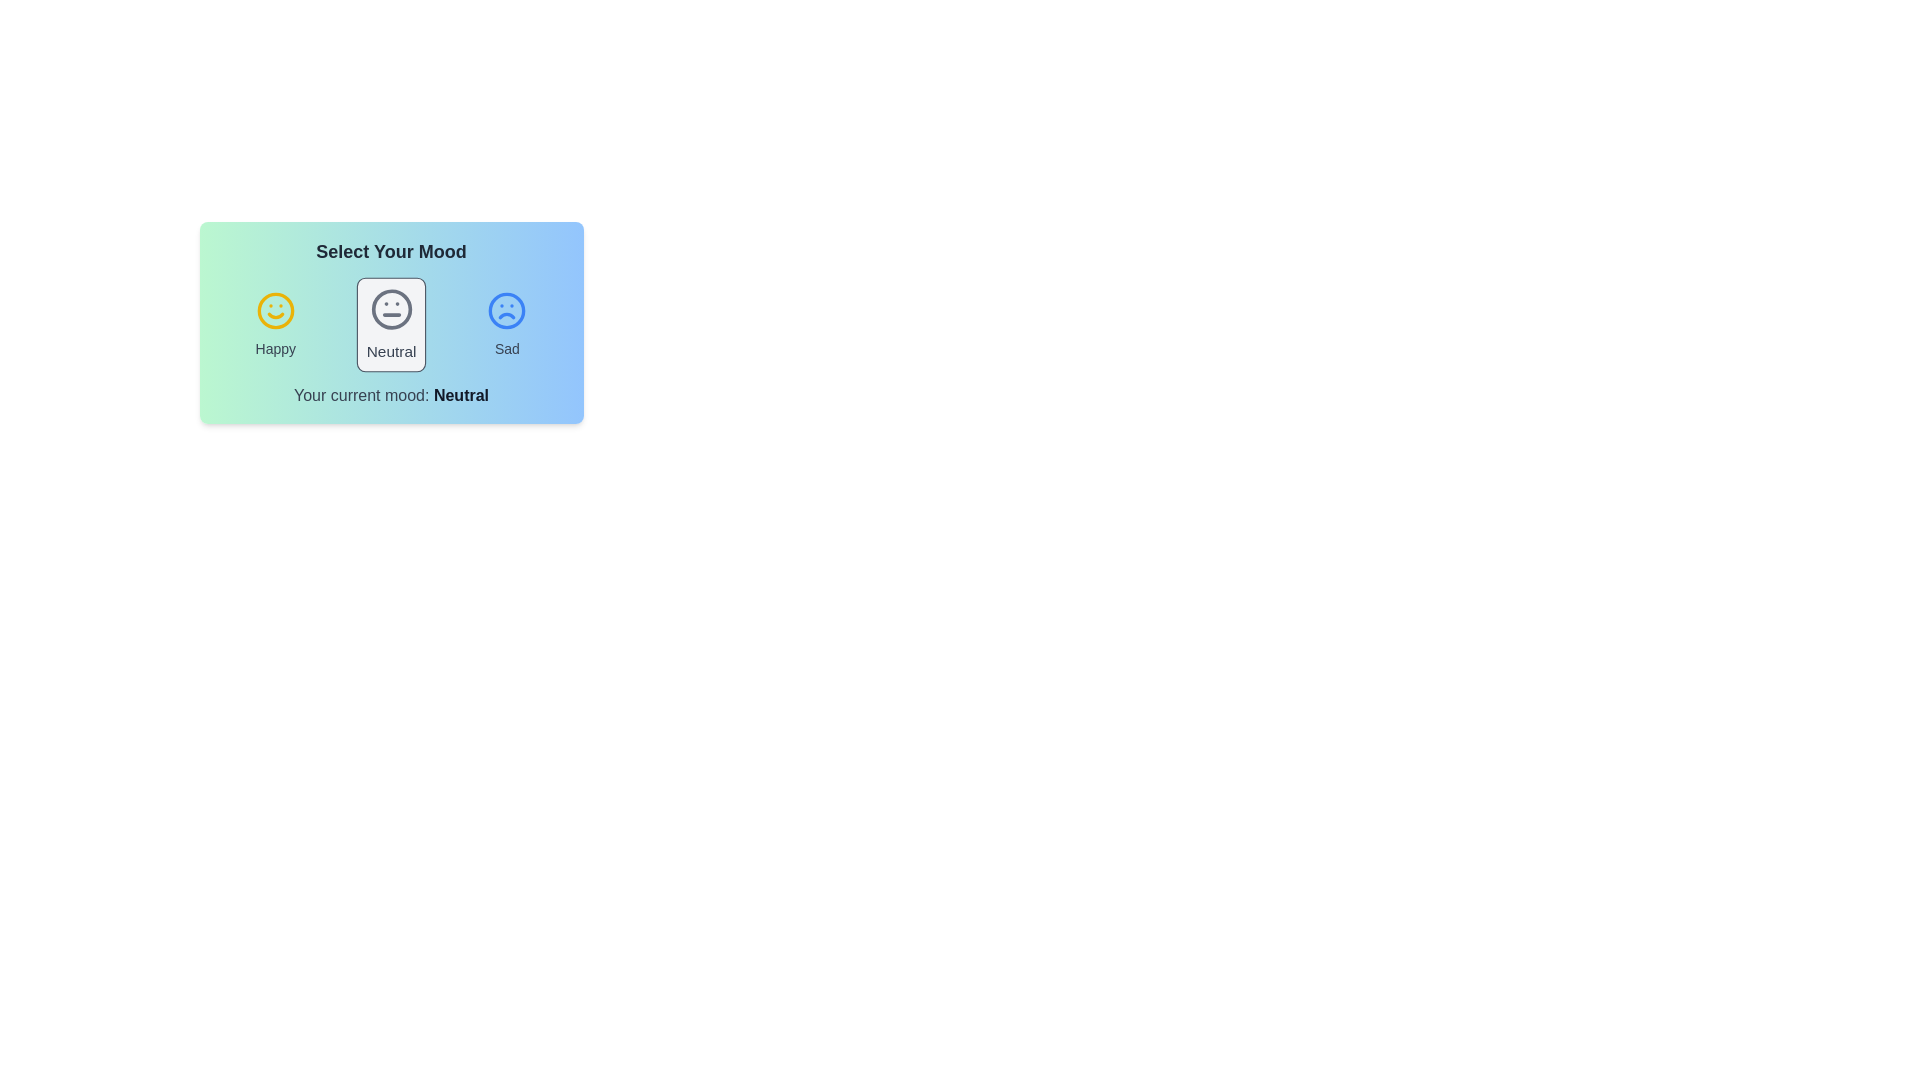 The height and width of the screenshot is (1080, 1920). Describe the element at coordinates (274, 347) in the screenshot. I see `the text 'Happy' in the component` at that location.